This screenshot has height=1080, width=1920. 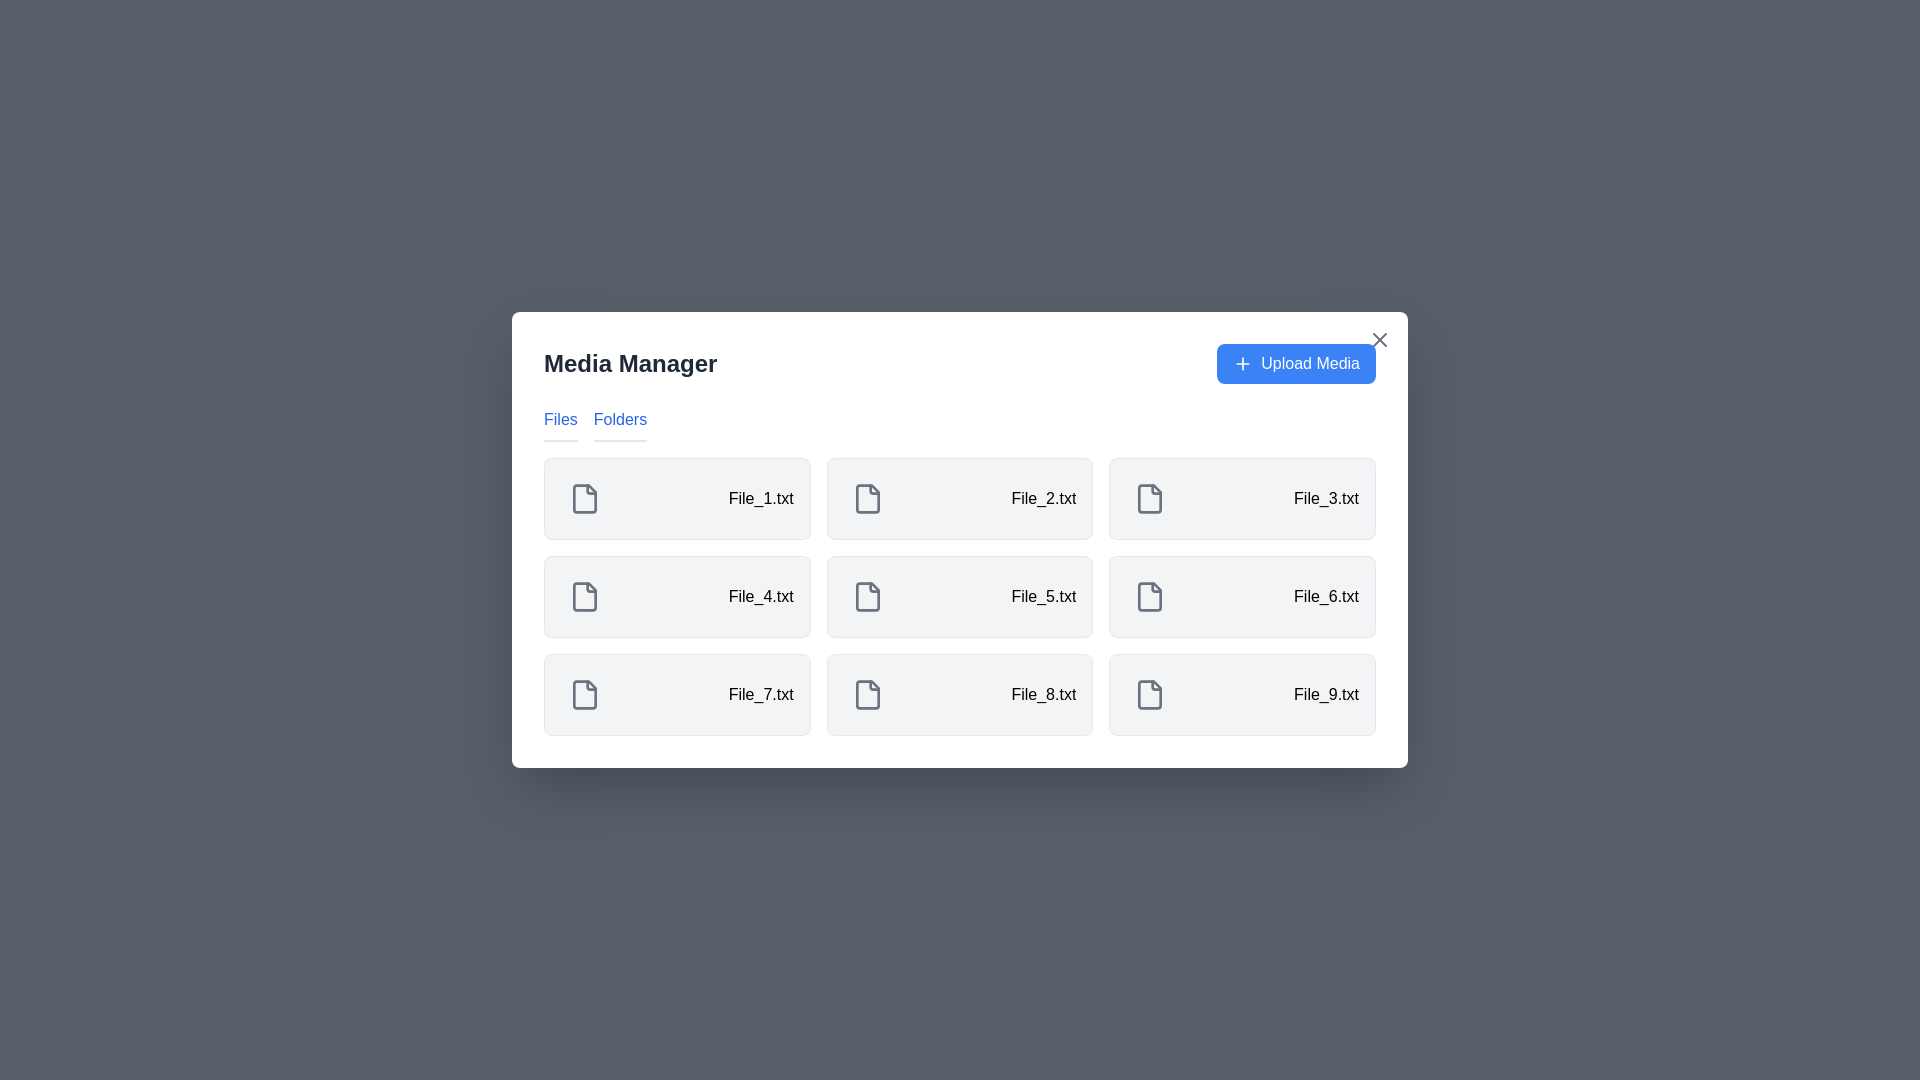 I want to click on the text label component displaying 'File_3.txt', so click(x=1326, y=497).